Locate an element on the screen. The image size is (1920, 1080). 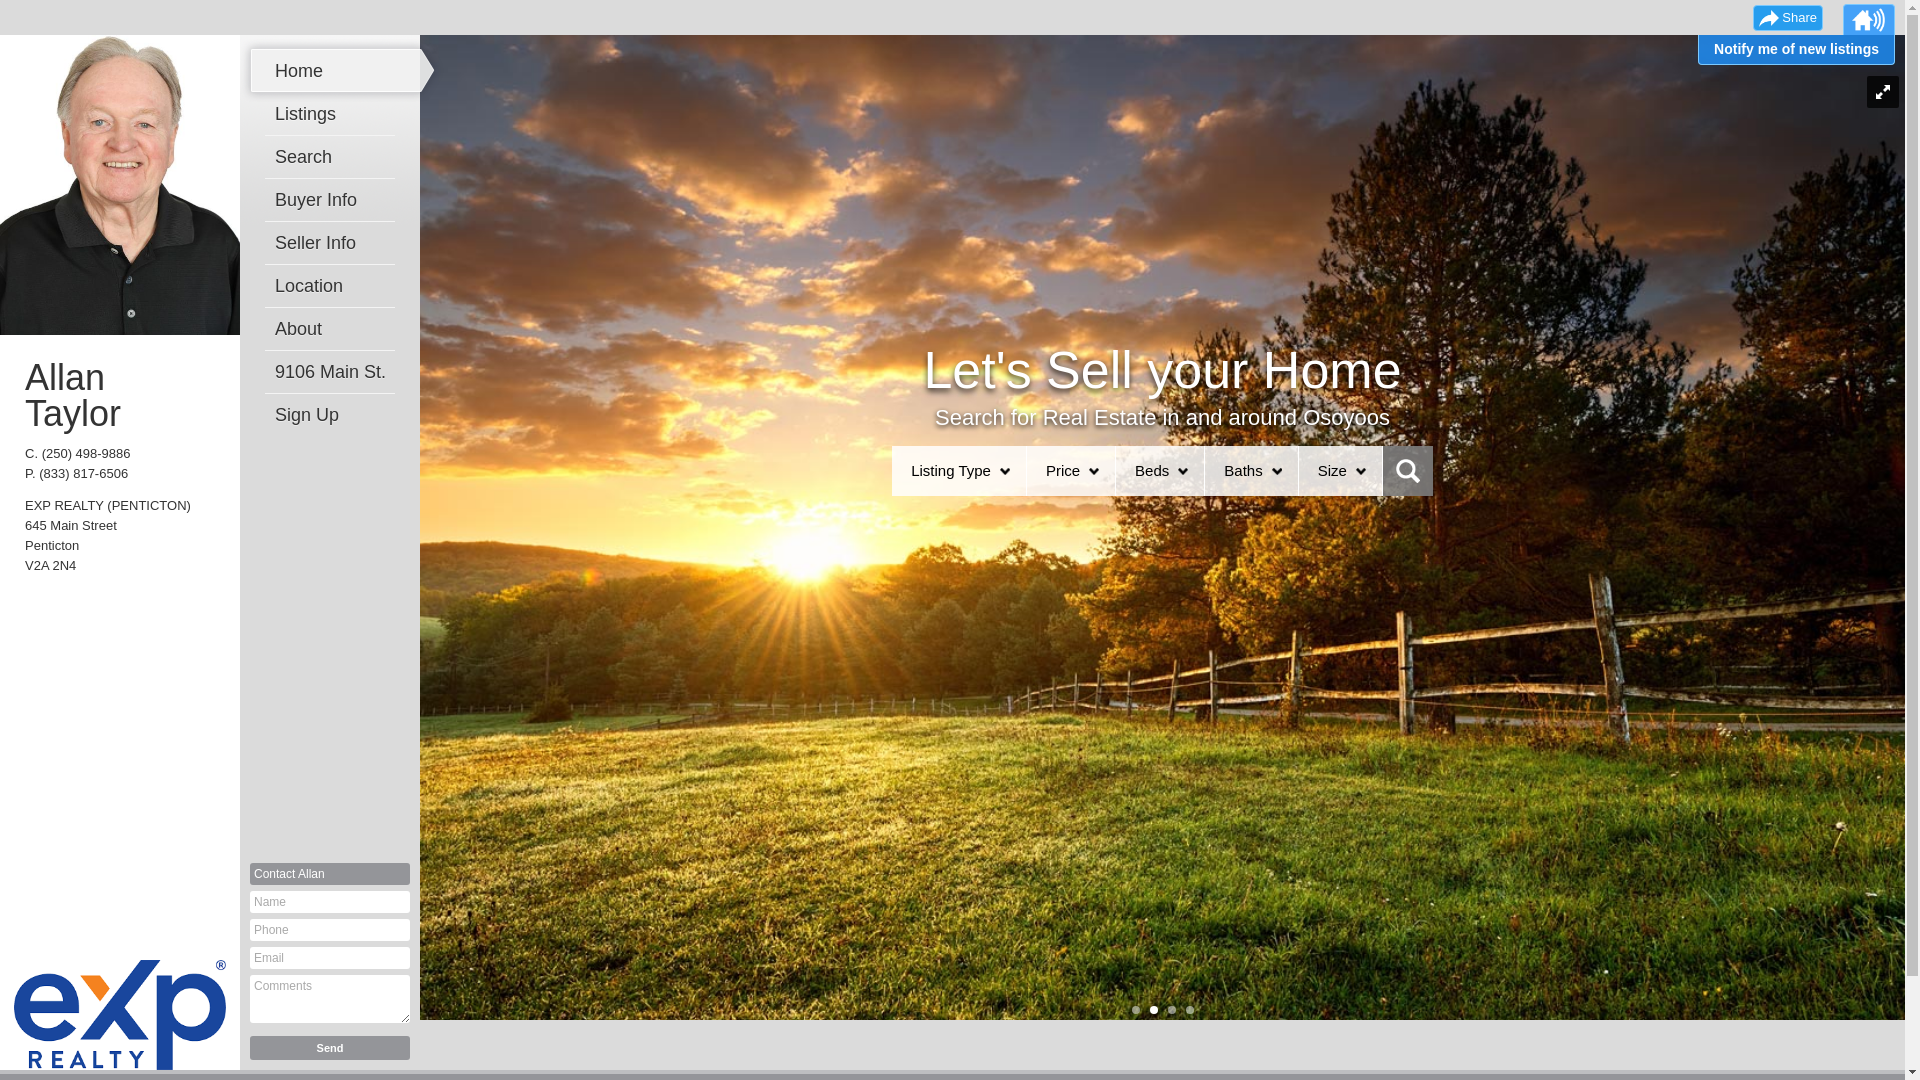
'Home' is located at coordinates (335, 69).